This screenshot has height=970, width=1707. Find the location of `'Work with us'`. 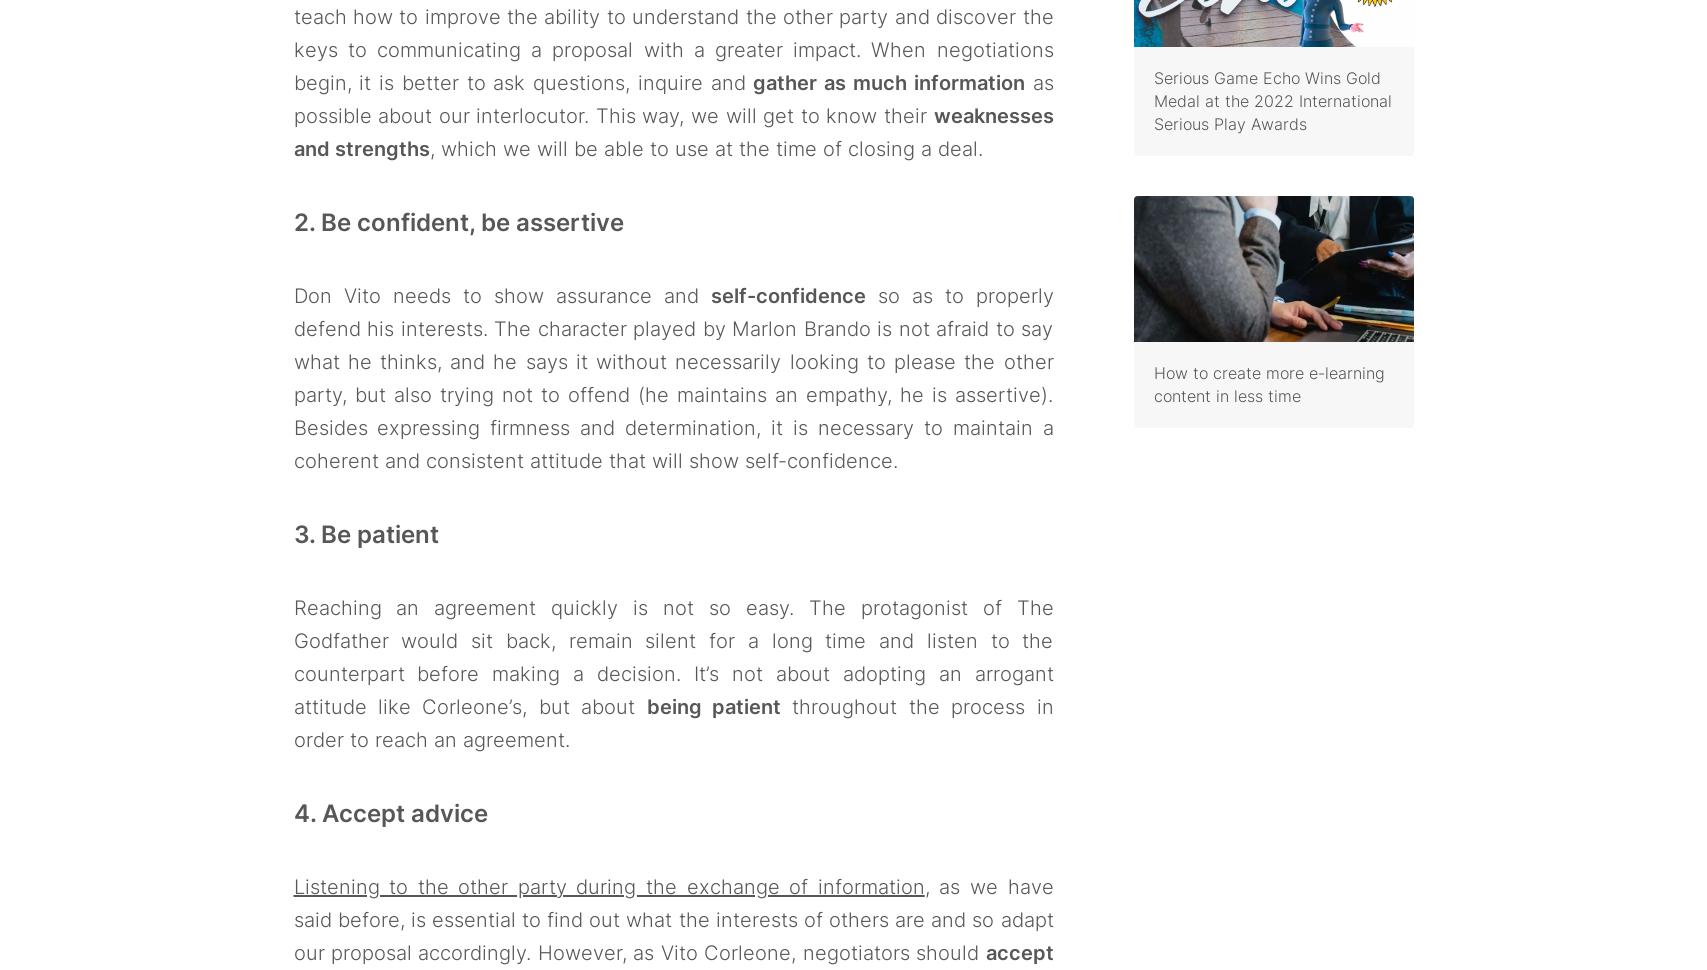

'Work with us' is located at coordinates (1192, 701).